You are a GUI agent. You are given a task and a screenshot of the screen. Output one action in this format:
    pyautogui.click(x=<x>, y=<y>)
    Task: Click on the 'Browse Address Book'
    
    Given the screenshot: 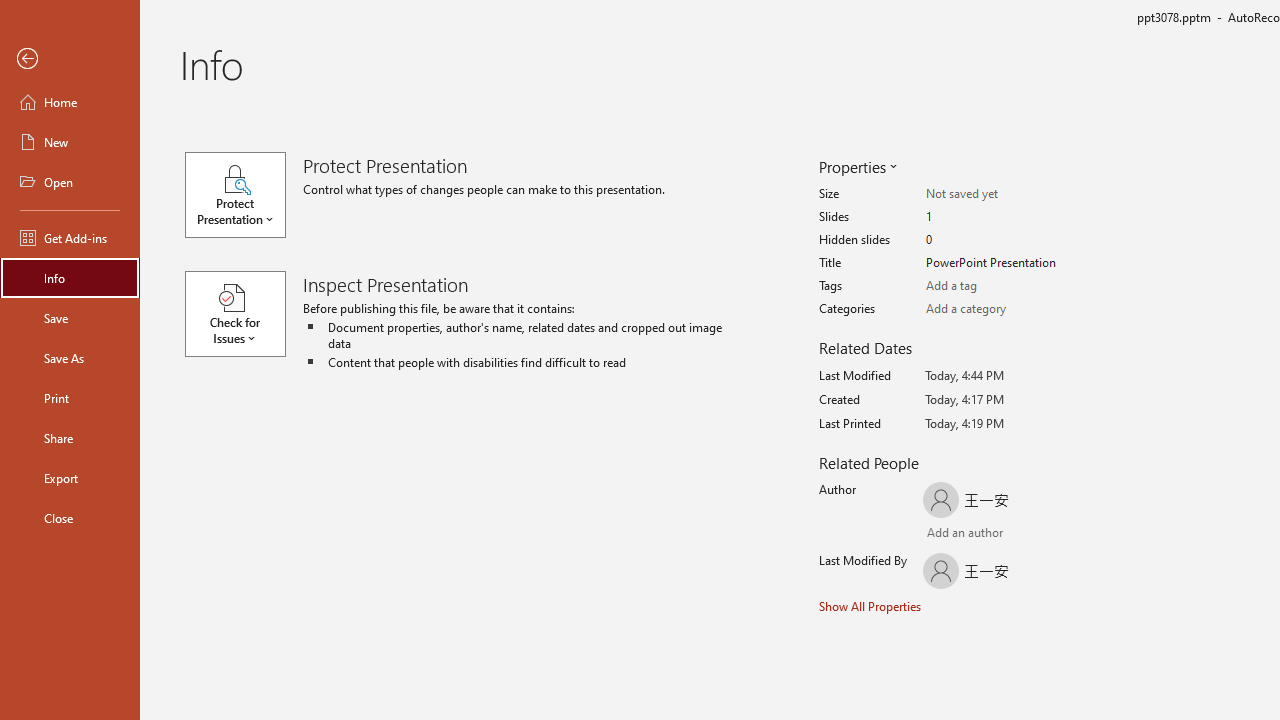 What is the action you would take?
    pyautogui.click(x=1046, y=533)
    